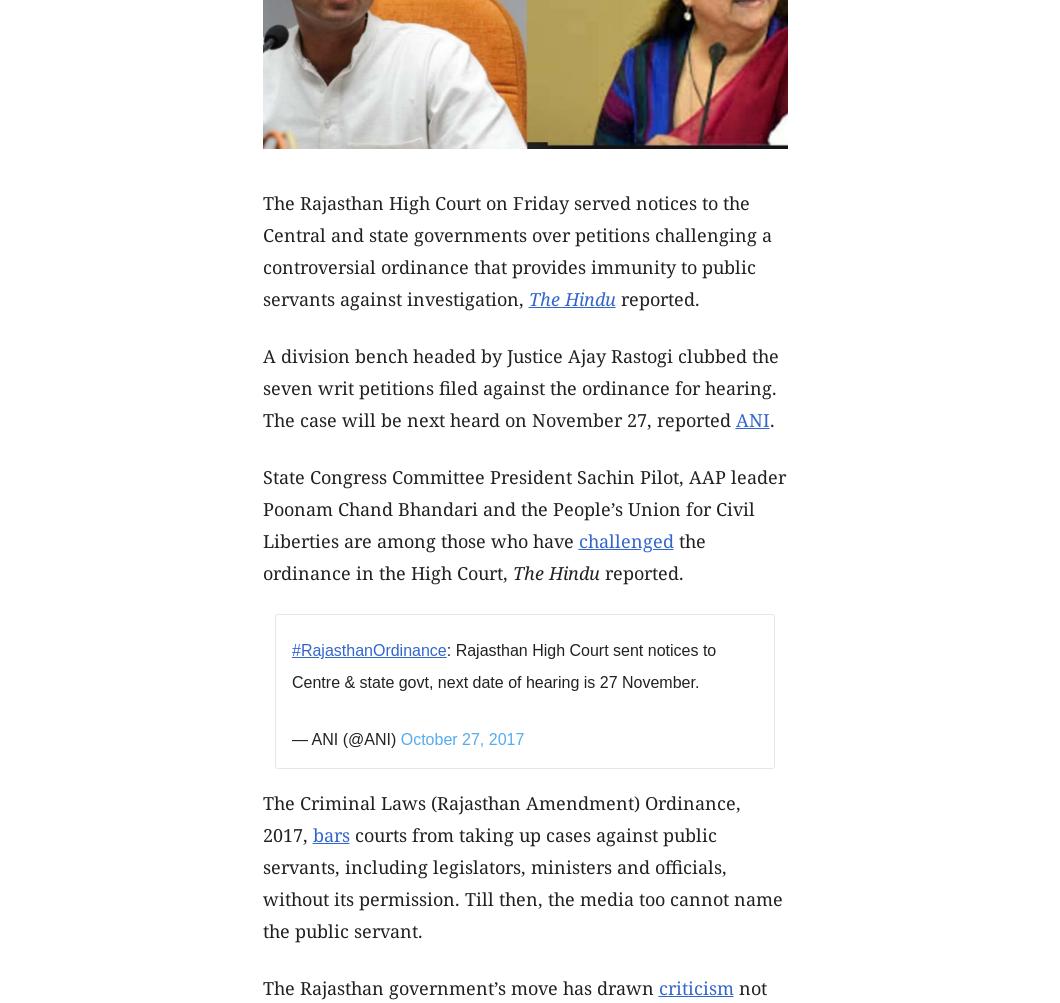  What do you see at coordinates (399, 738) in the screenshot?
I see `'October 27, 2017'` at bounding box center [399, 738].